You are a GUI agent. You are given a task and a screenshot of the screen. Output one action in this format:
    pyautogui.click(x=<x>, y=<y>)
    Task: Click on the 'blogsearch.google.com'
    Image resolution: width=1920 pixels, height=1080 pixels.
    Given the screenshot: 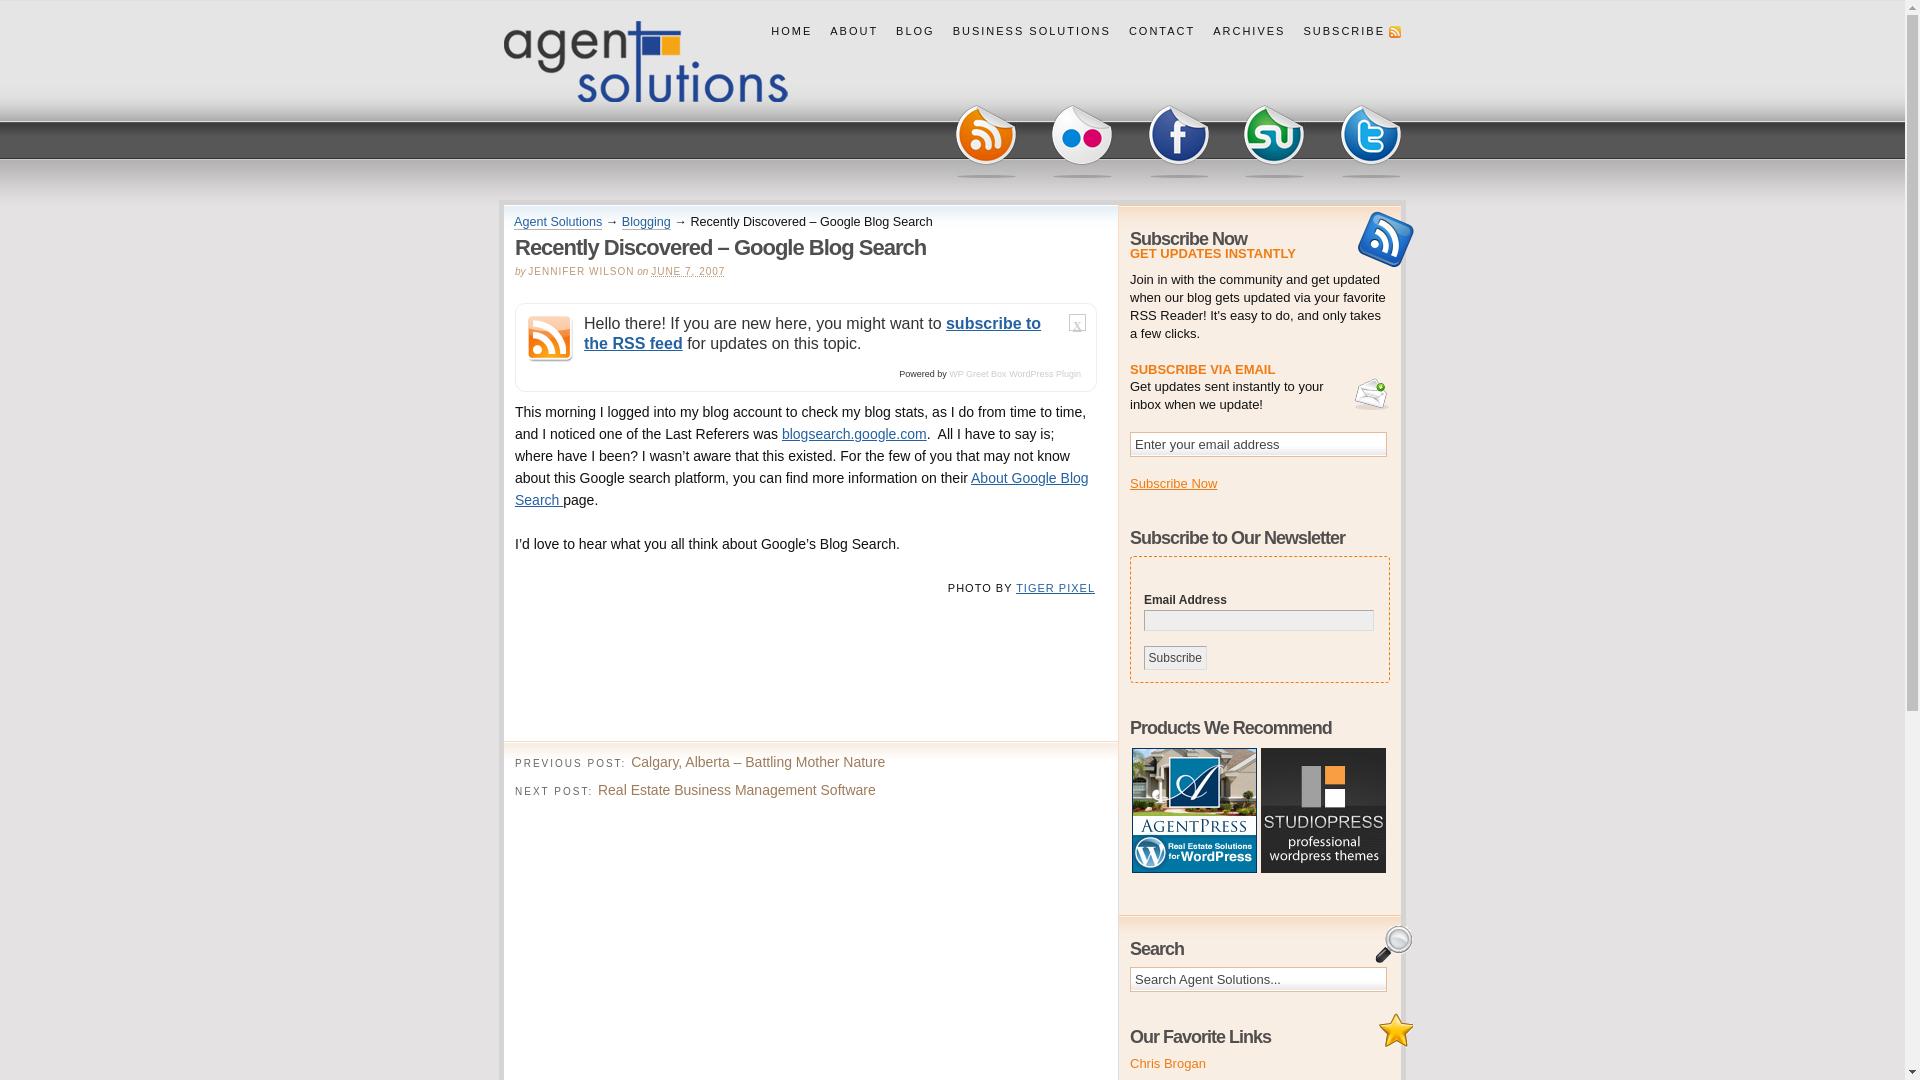 What is the action you would take?
    pyautogui.click(x=854, y=433)
    